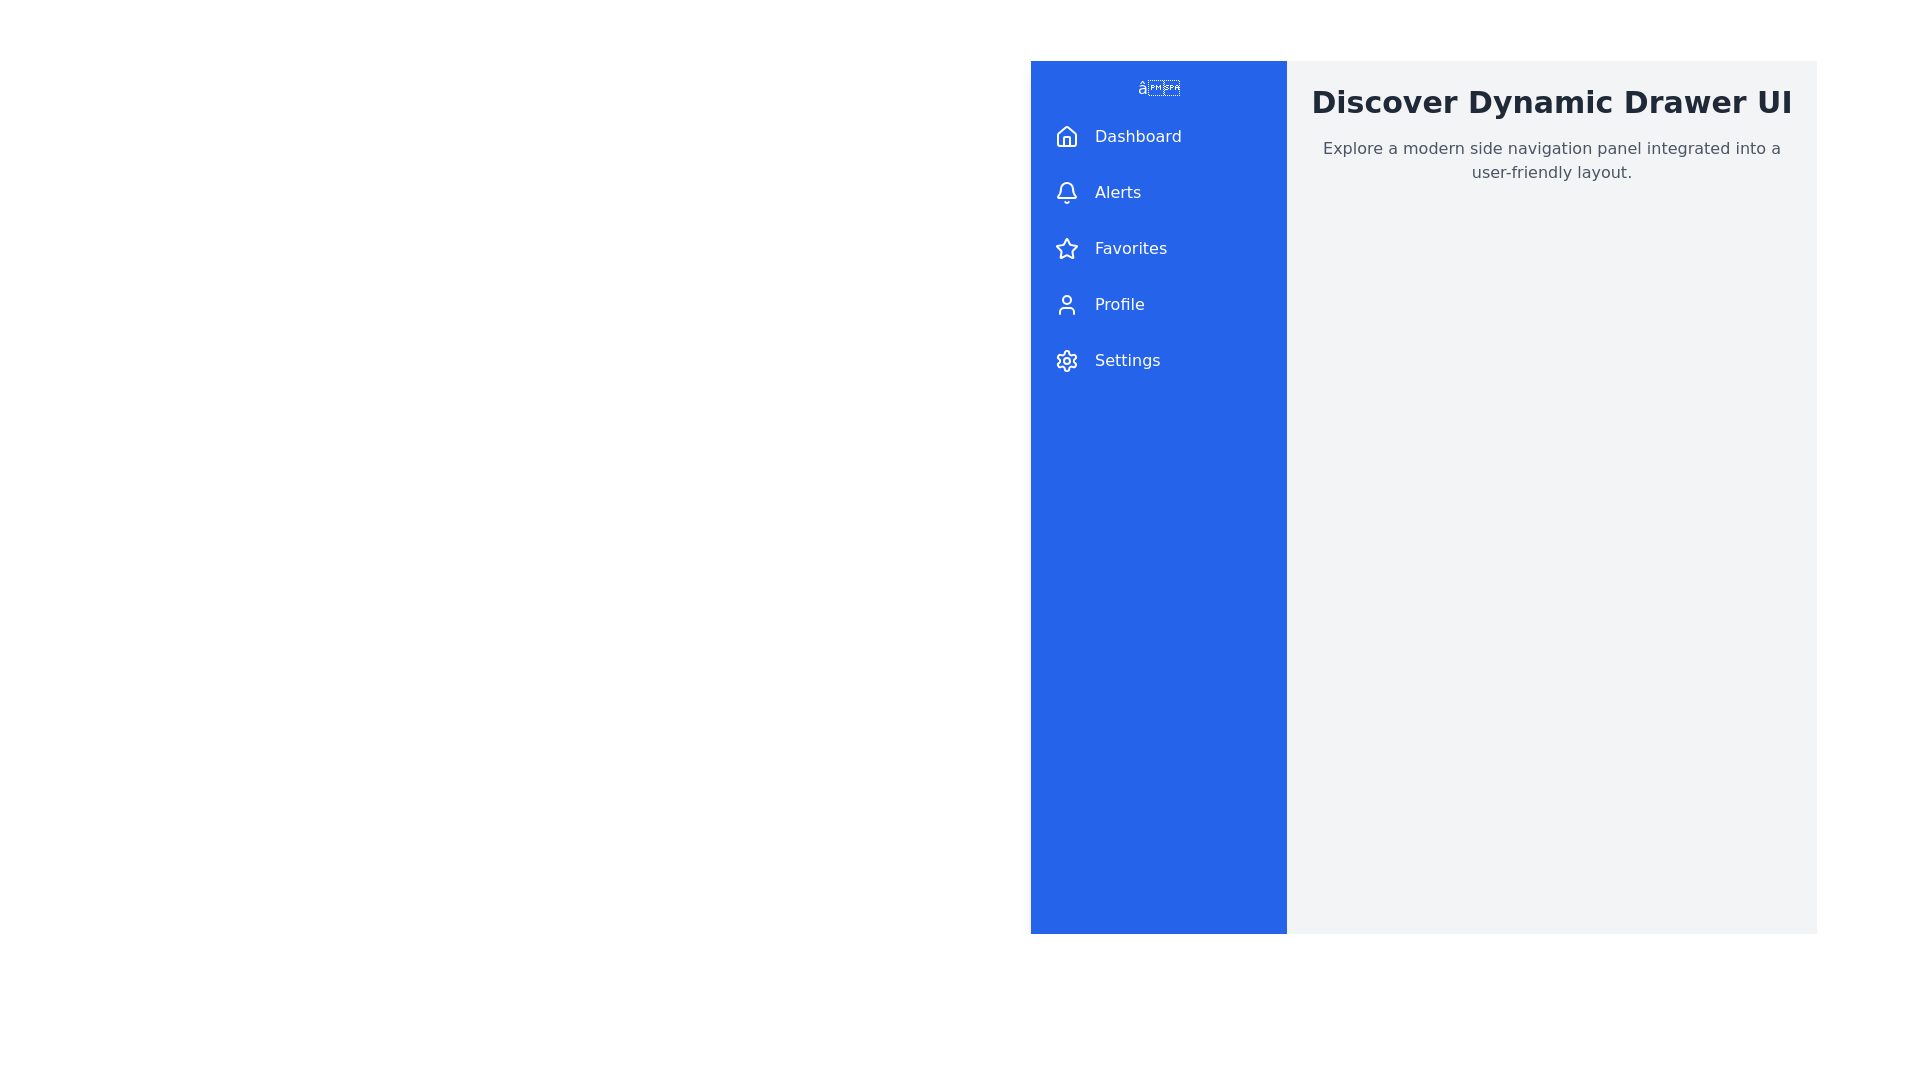 This screenshot has height=1080, width=1920. Describe the element at coordinates (1065, 247) in the screenshot. I see `the 'Favorites' icon located in the navigation bar, positioned third from the top, to provide quick access to the favorites section` at that location.